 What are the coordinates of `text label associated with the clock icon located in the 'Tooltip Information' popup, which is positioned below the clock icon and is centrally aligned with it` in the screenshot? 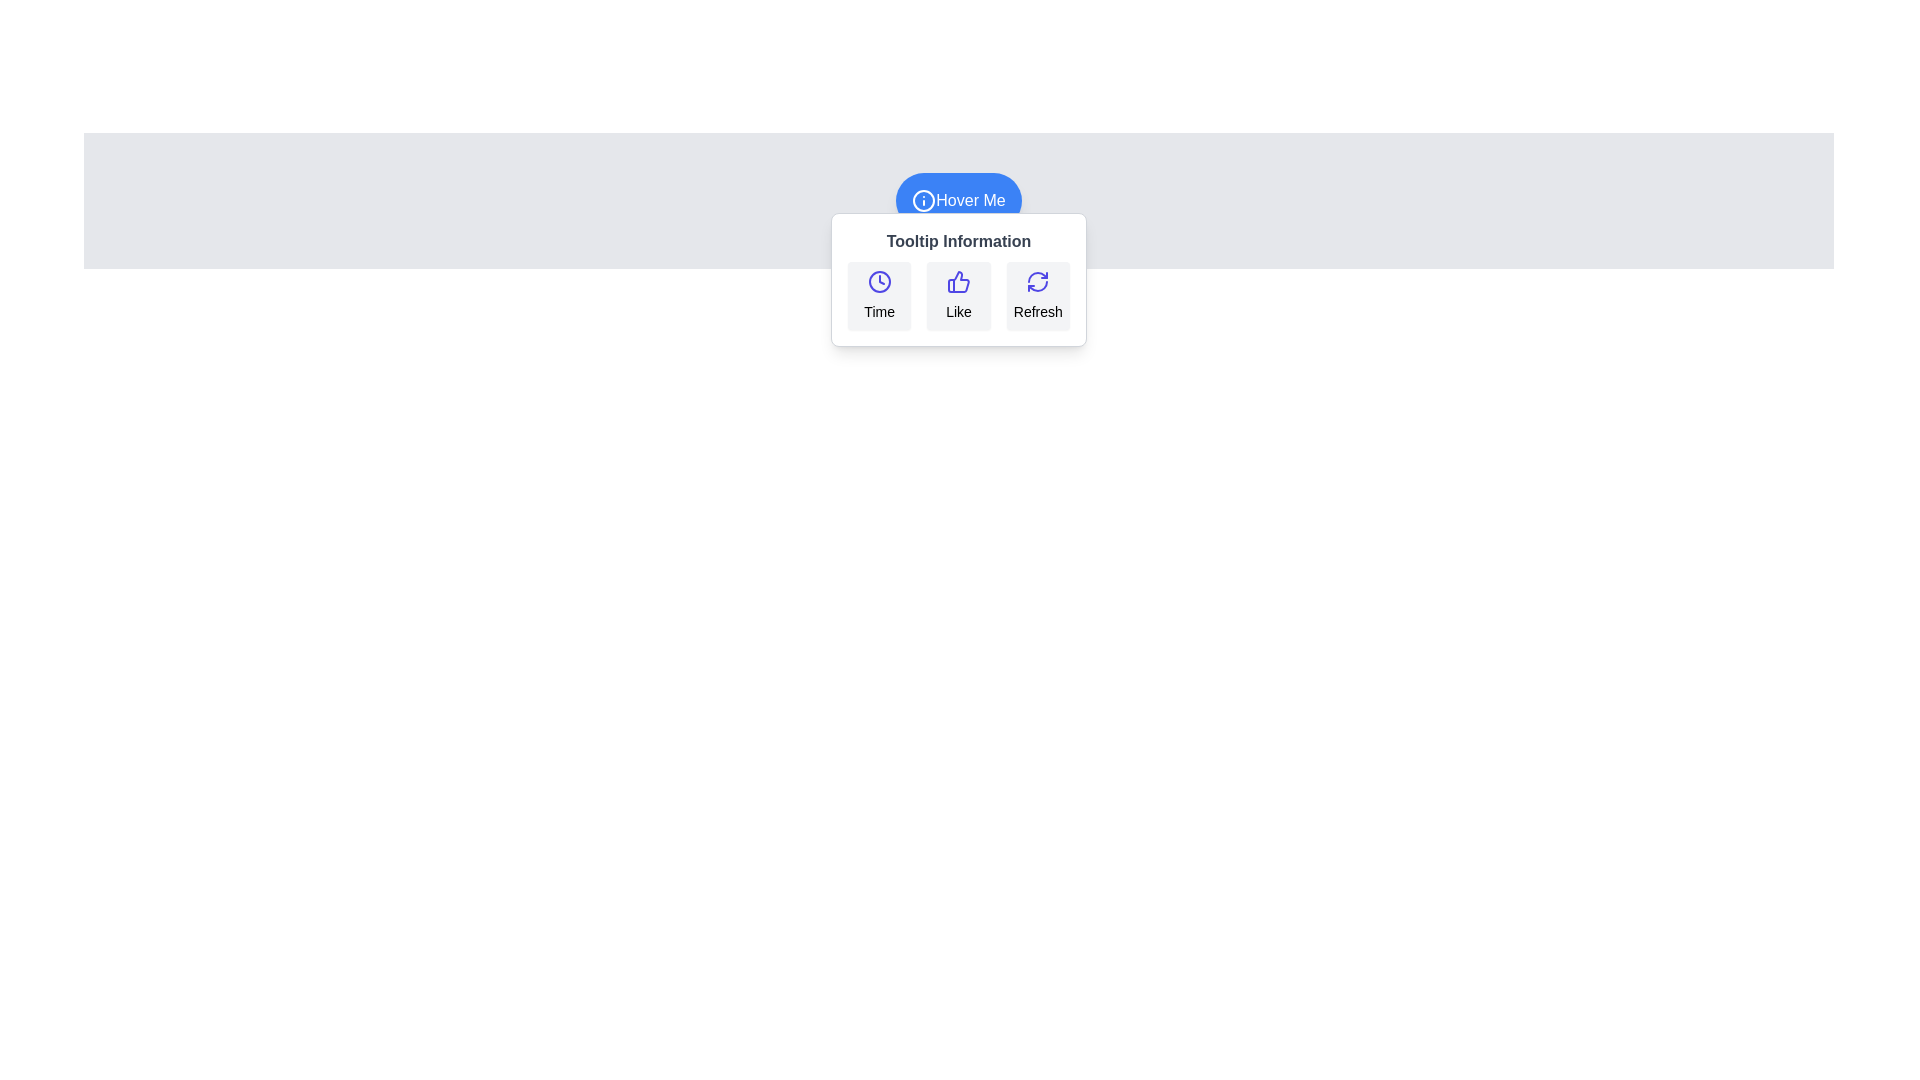 It's located at (879, 312).